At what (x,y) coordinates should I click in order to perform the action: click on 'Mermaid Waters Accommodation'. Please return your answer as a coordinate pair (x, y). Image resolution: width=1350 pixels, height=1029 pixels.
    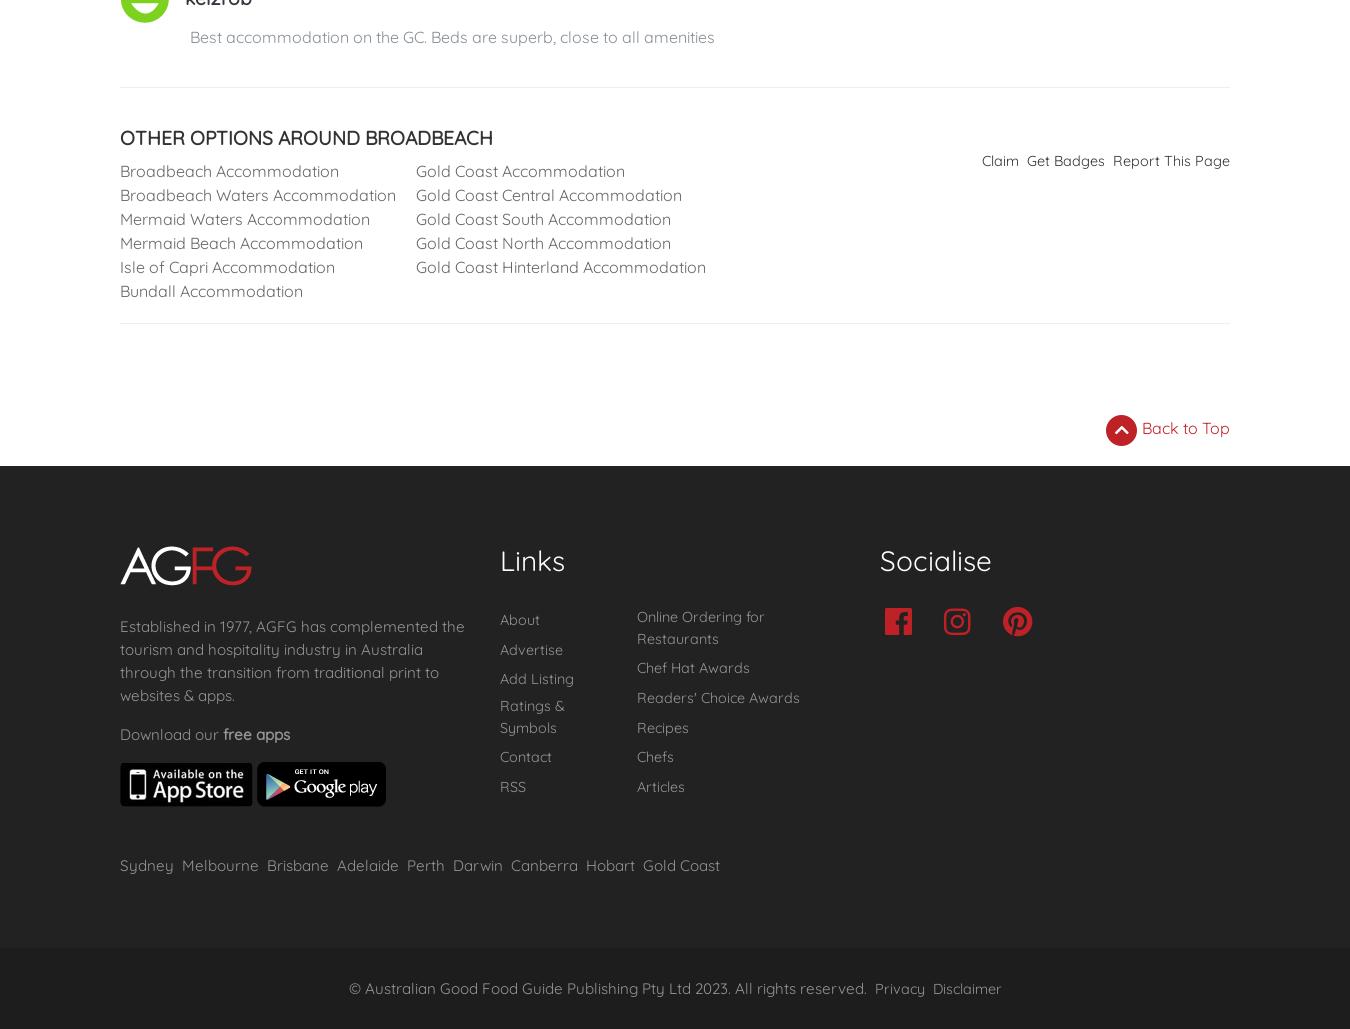
    Looking at the image, I should click on (244, 218).